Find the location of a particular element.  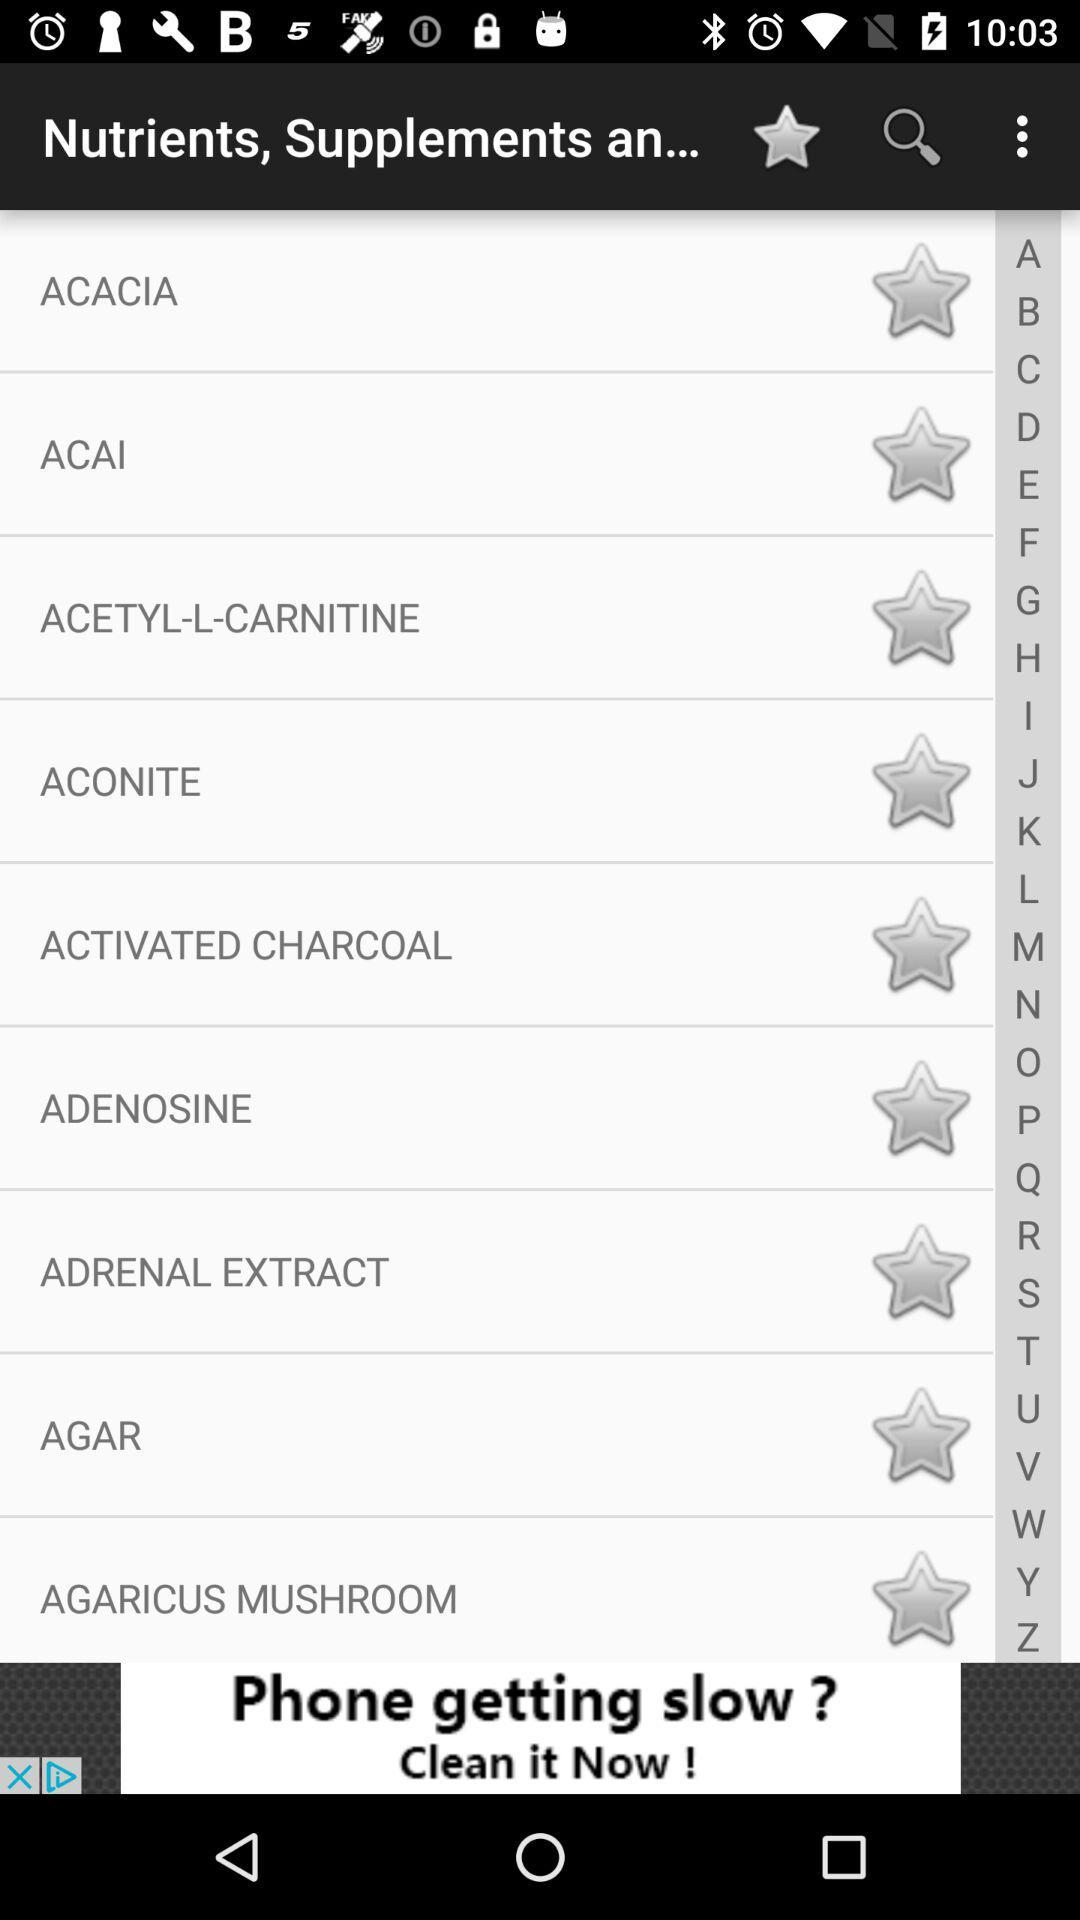

agaricus mushroom is located at coordinates (920, 1597).